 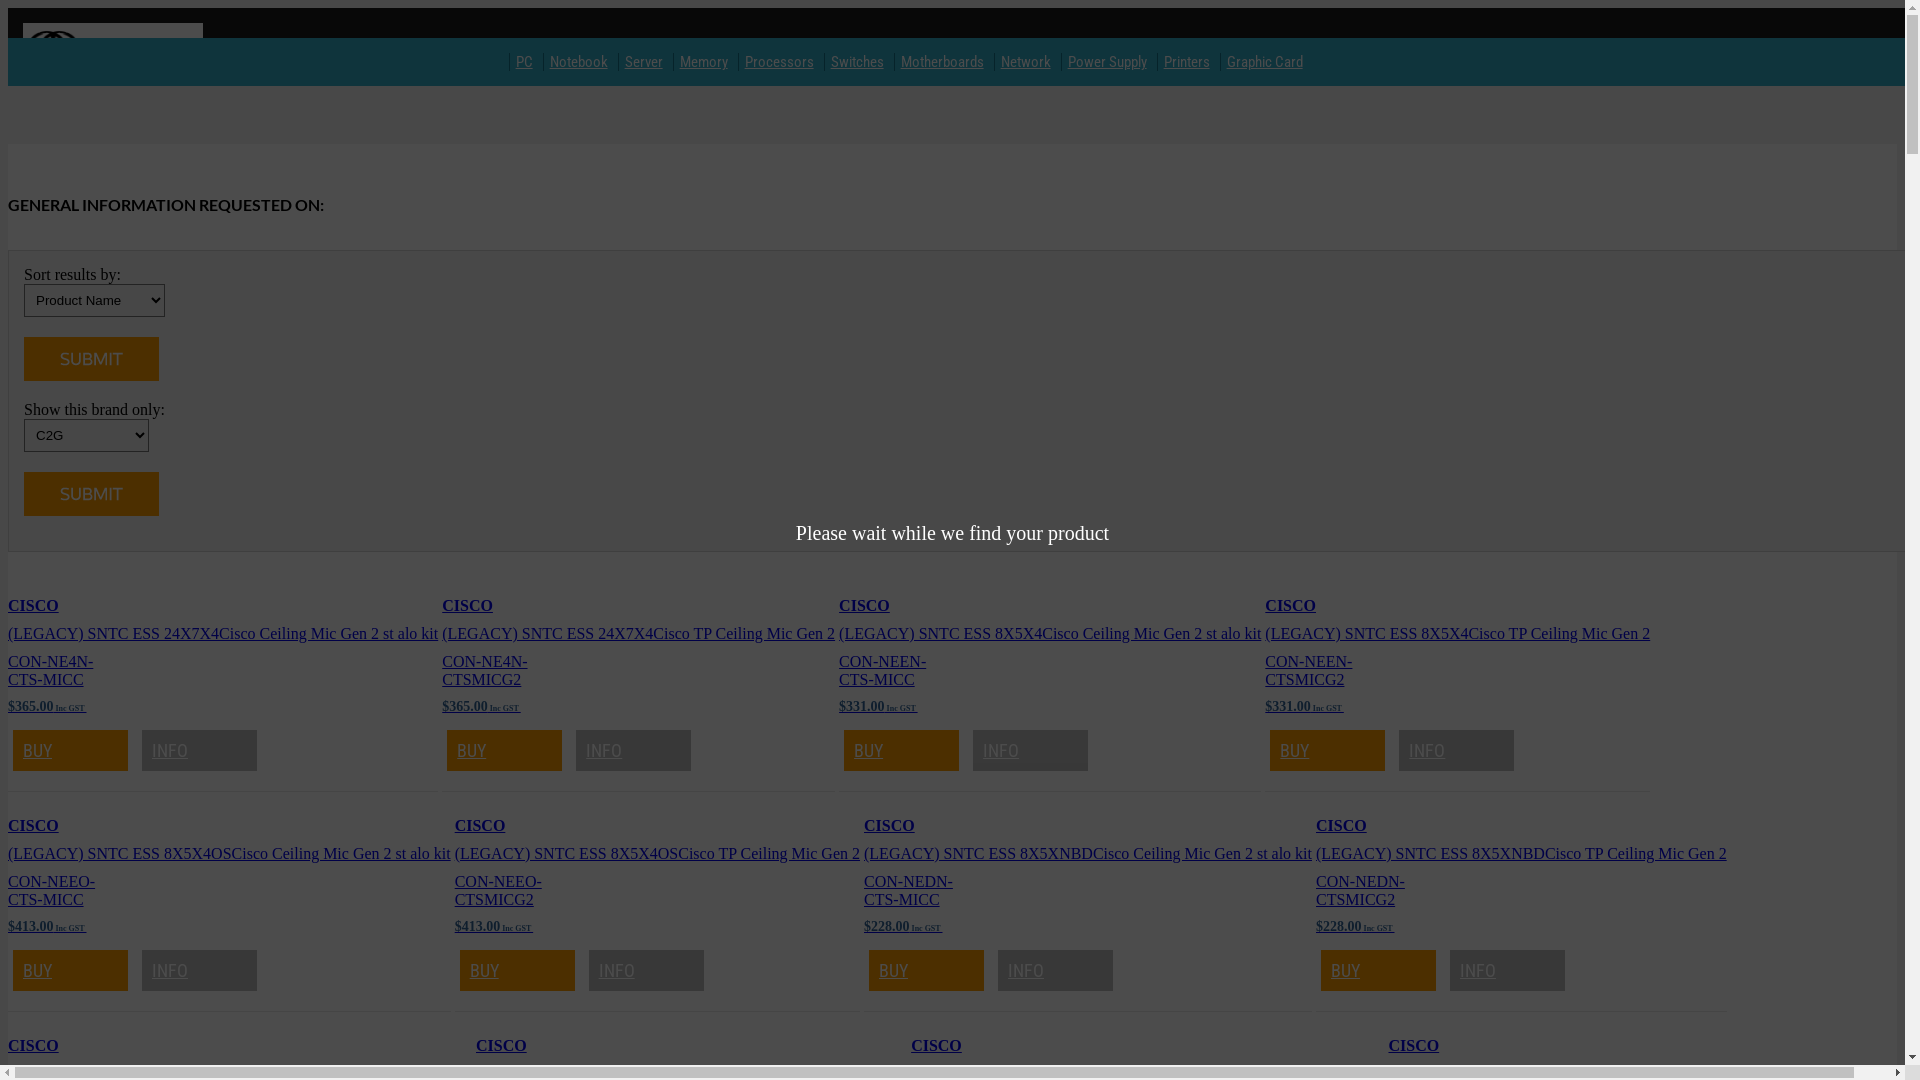 I want to click on '(LEGACY) SNTC ESS 8X5X4OSCisco Ceiling Mic Gen 2 st alo kit', so click(x=229, y=853).